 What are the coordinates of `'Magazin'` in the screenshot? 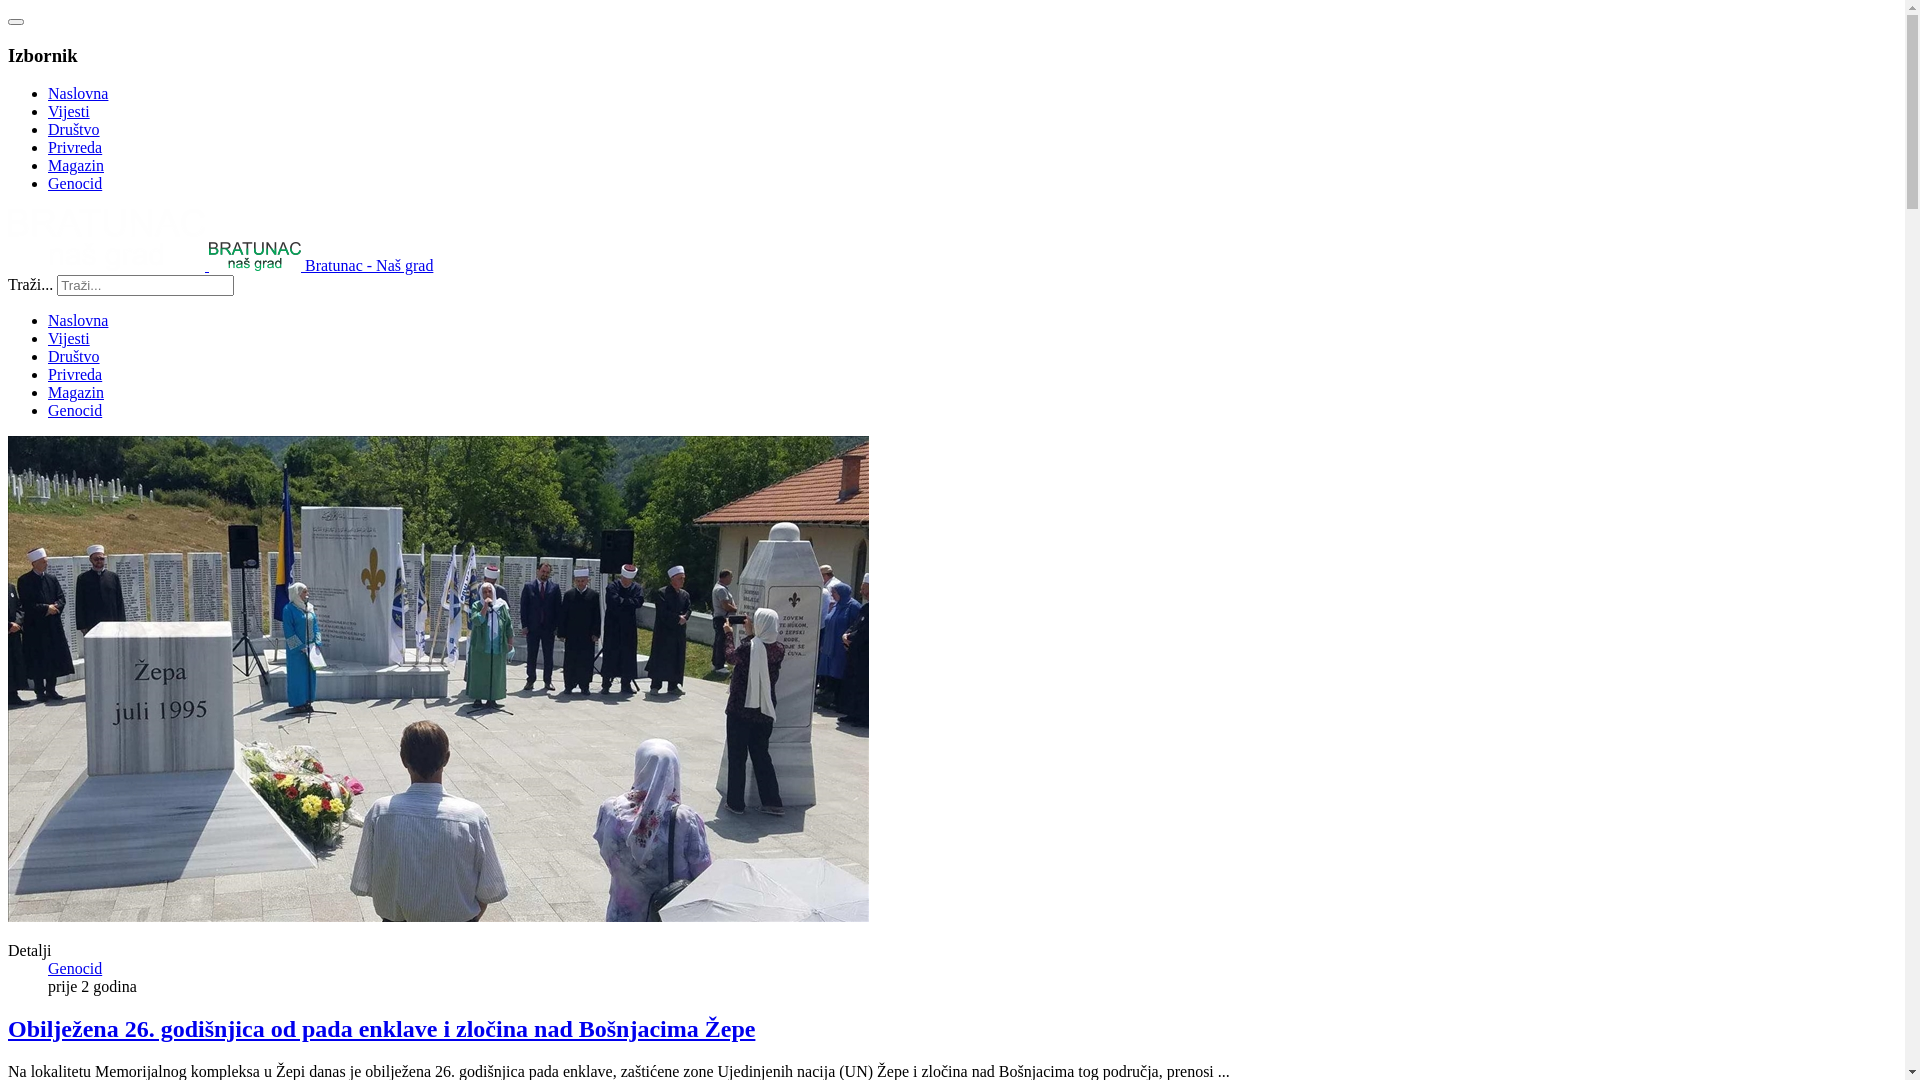 It's located at (48, 164).